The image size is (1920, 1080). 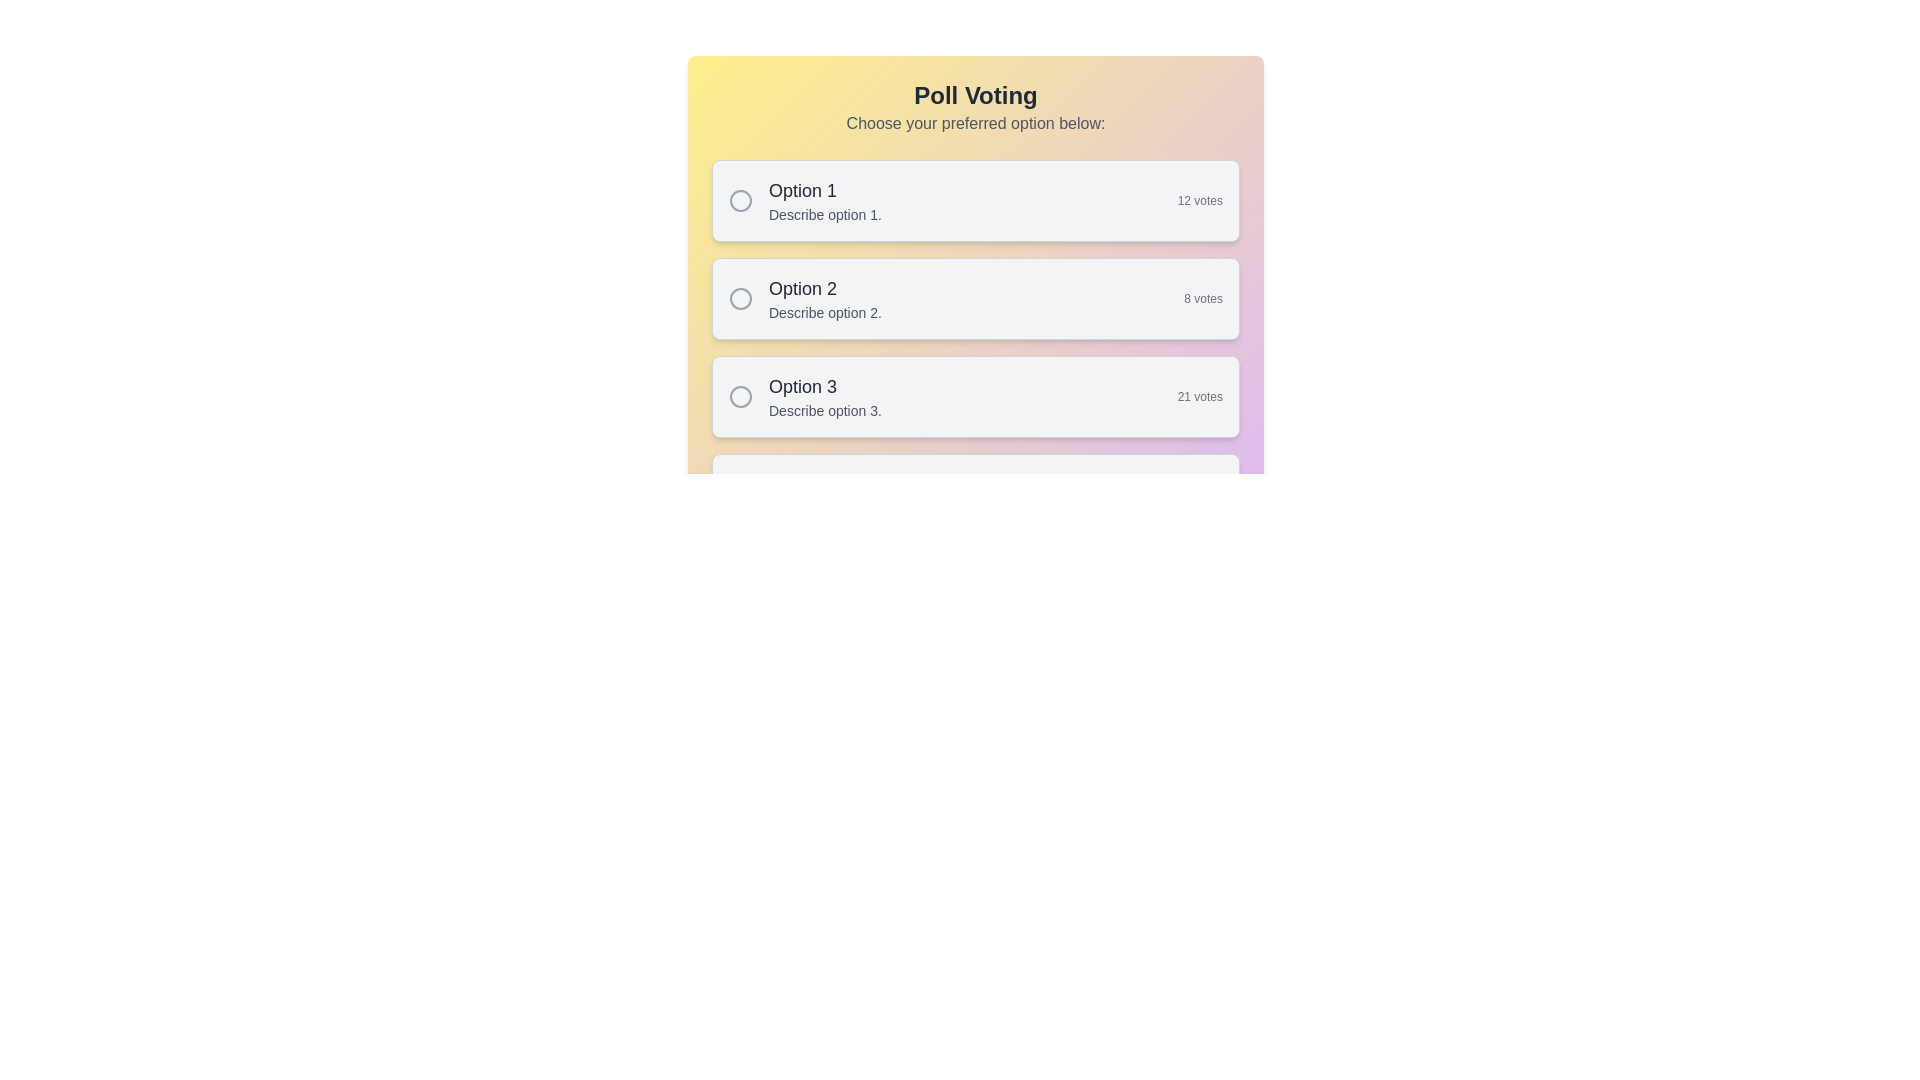 What do you see at coordinates (739, 200) in the screenshot?
I see `the hollow circular SVG Circle Graphic located to the left of the 'Option 1' text within the voting option card at the top of the poll interface` at bounding box center [739, 200].